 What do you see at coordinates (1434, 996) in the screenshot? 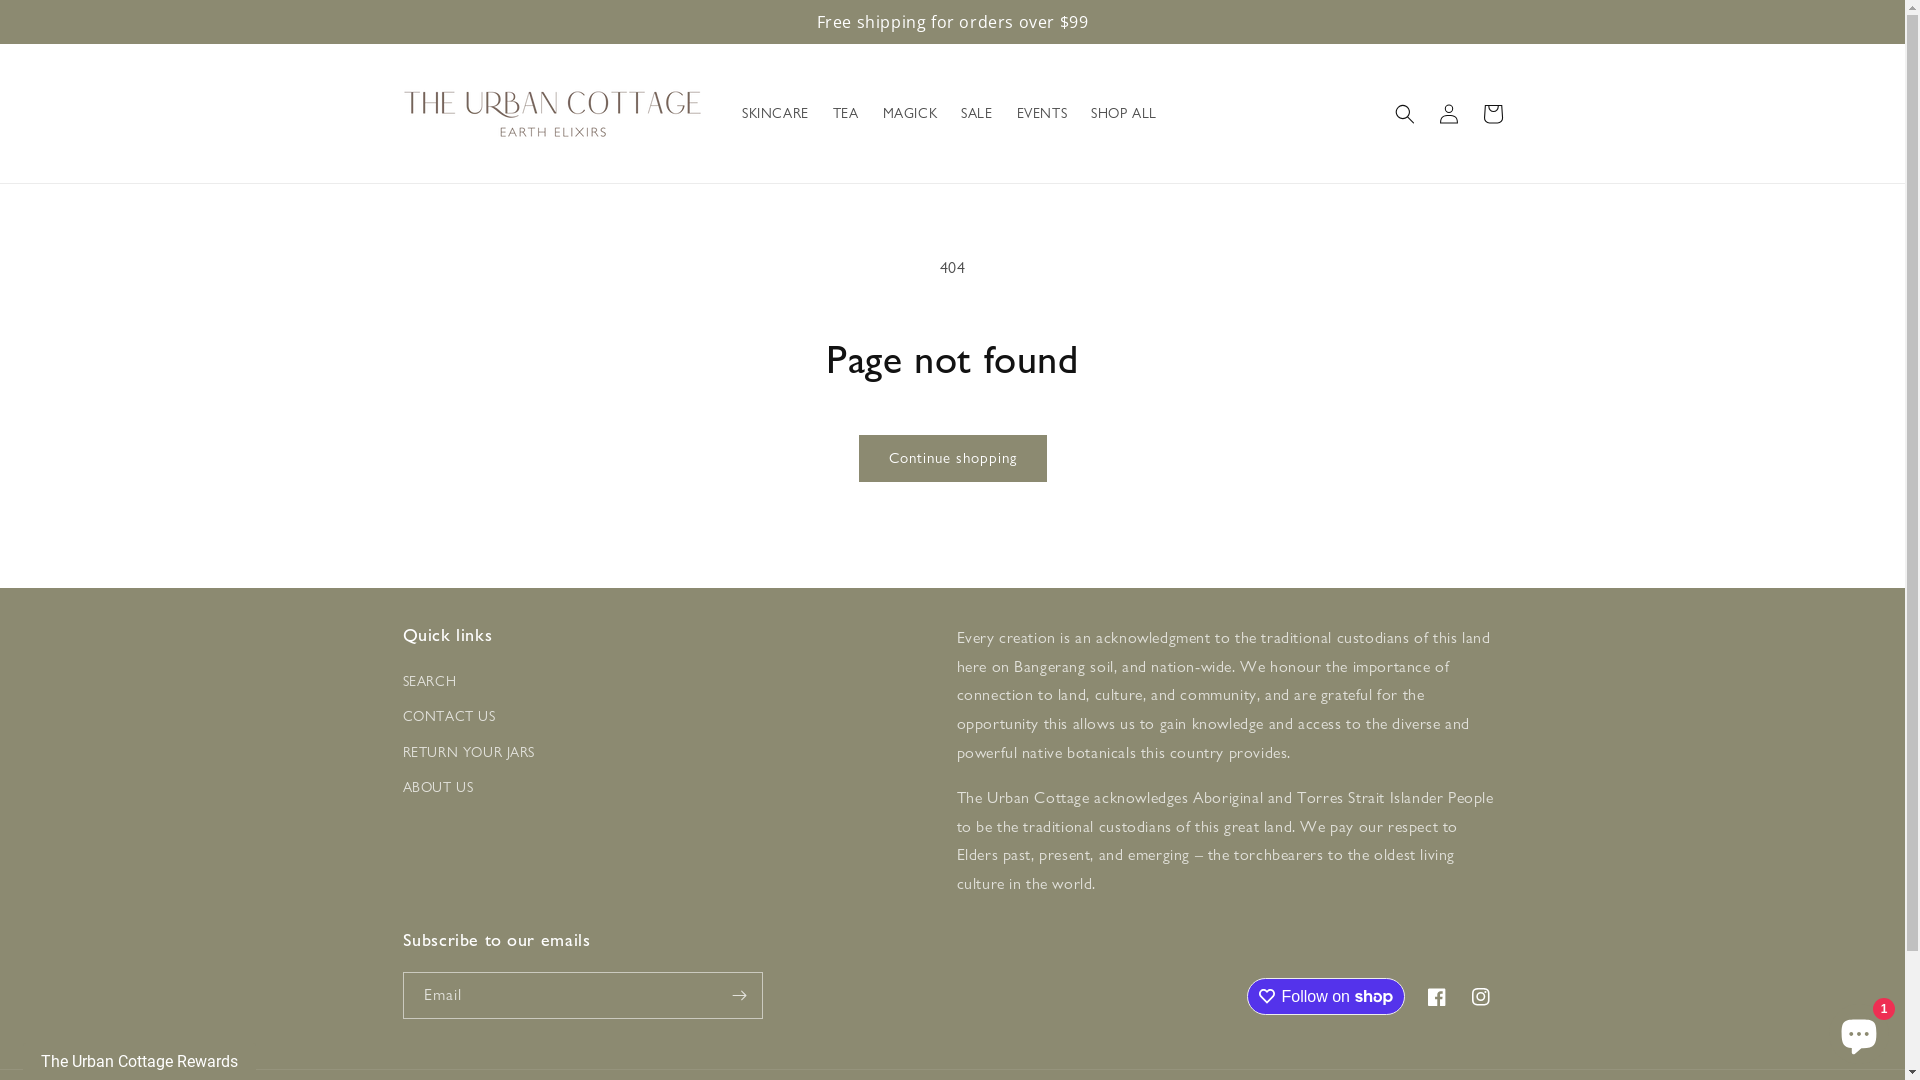
I see `'Facebook'` at bounding box center [1434, 996].